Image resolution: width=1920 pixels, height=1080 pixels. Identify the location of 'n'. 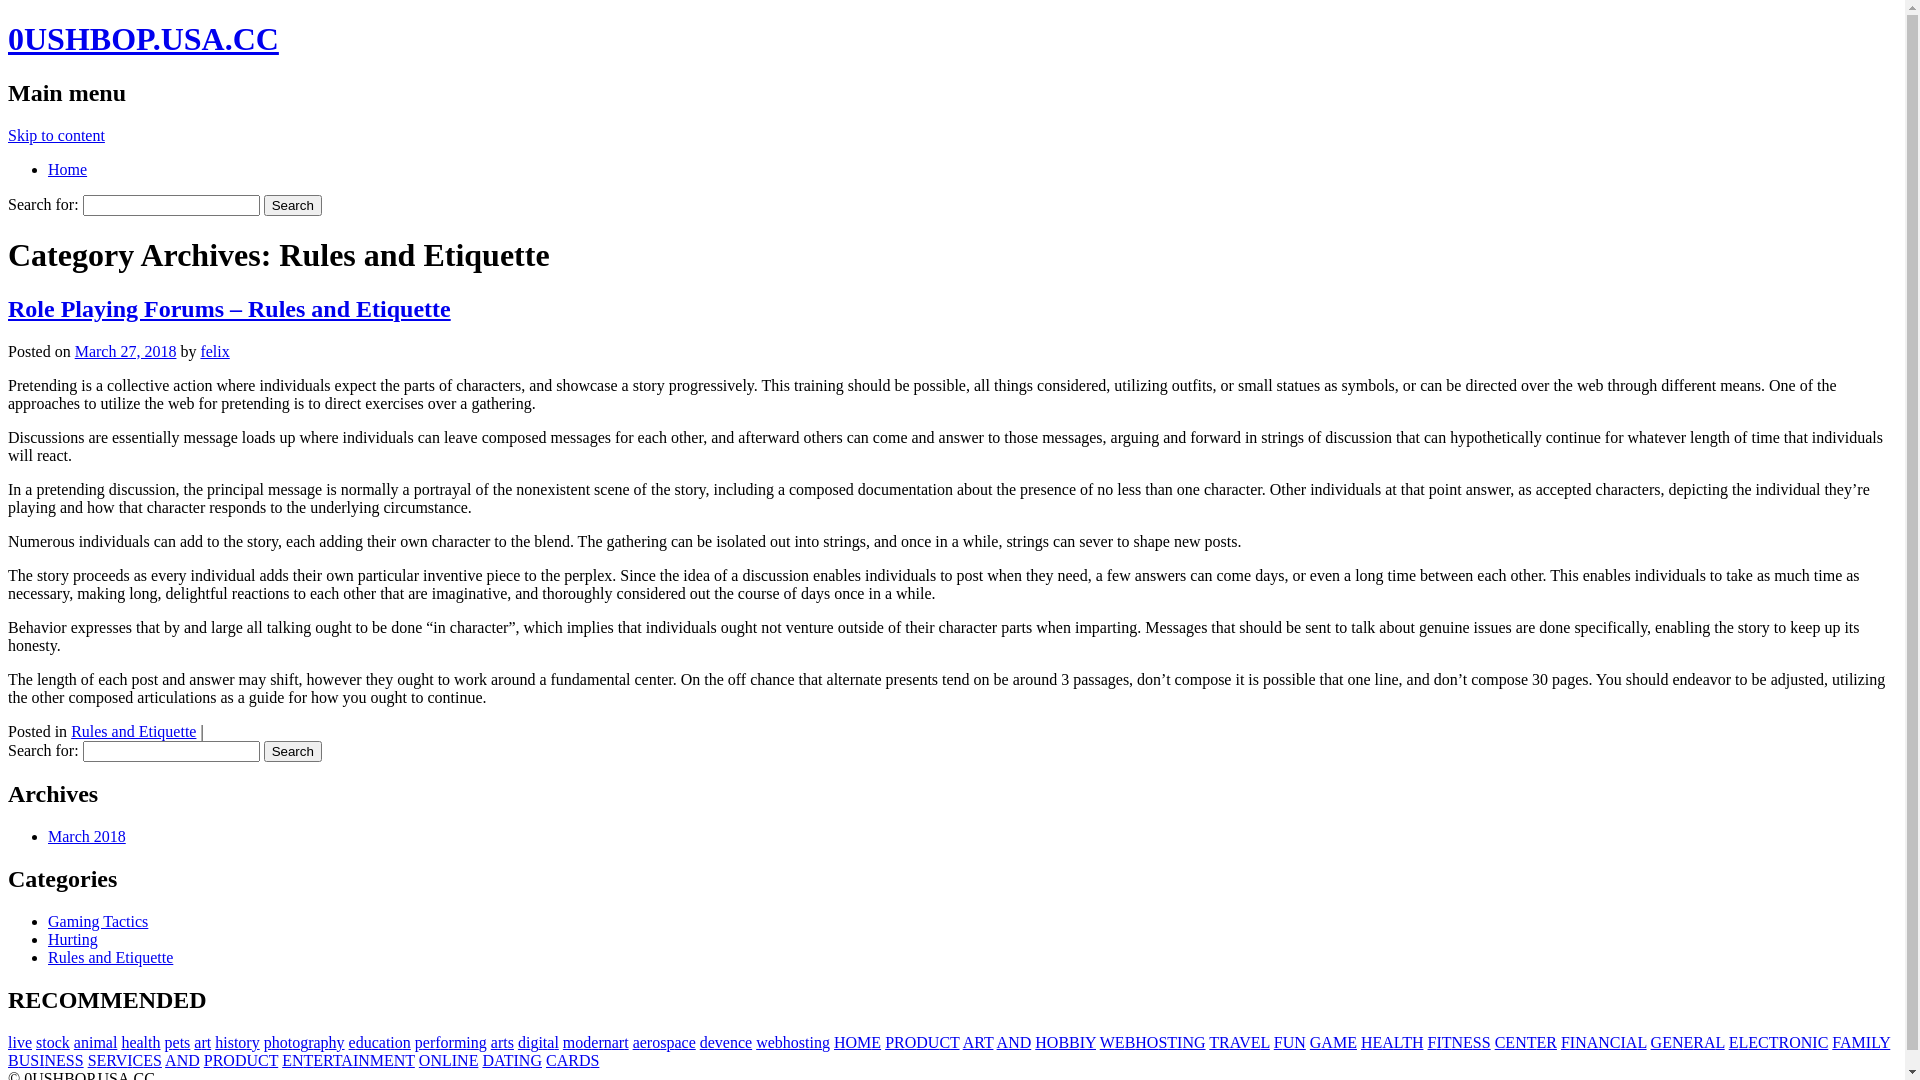
(733, 1041).